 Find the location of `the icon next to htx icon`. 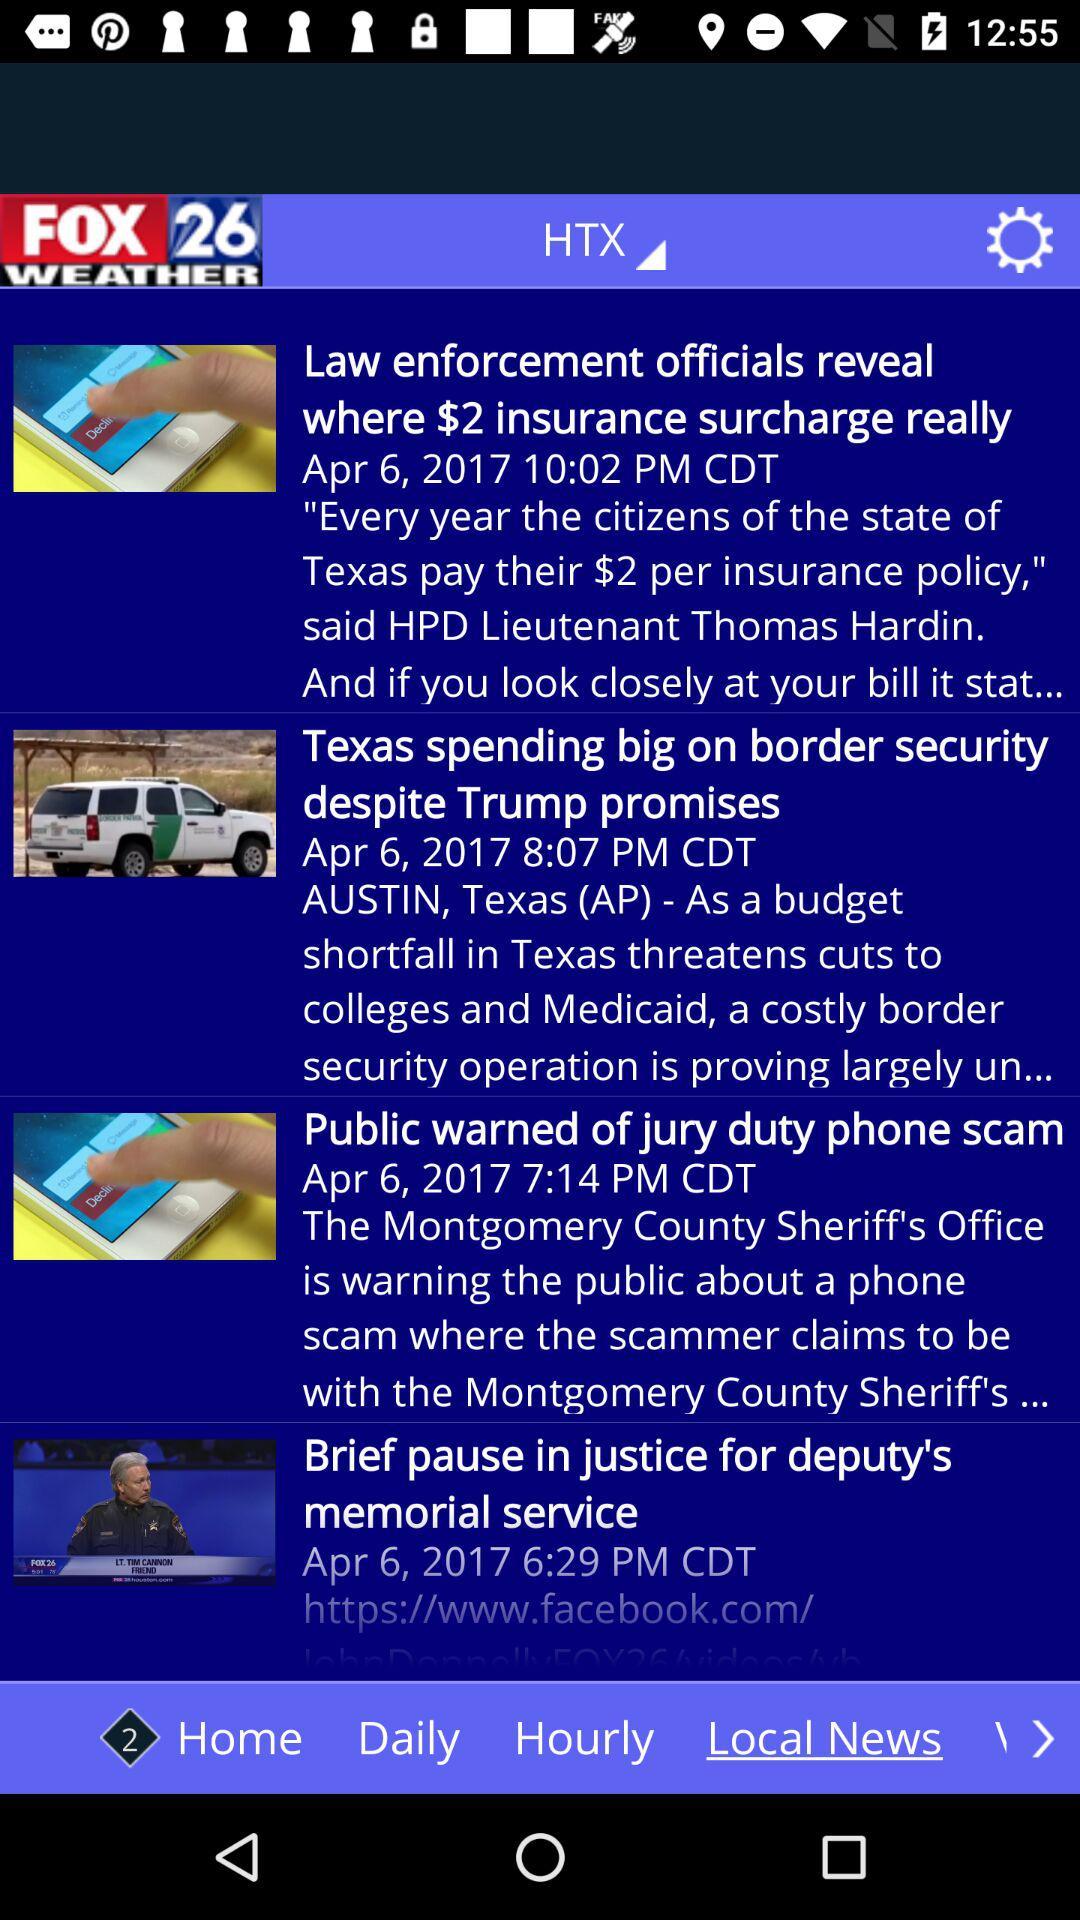

the icon next to htx icon is located at coordinates (131, 240).